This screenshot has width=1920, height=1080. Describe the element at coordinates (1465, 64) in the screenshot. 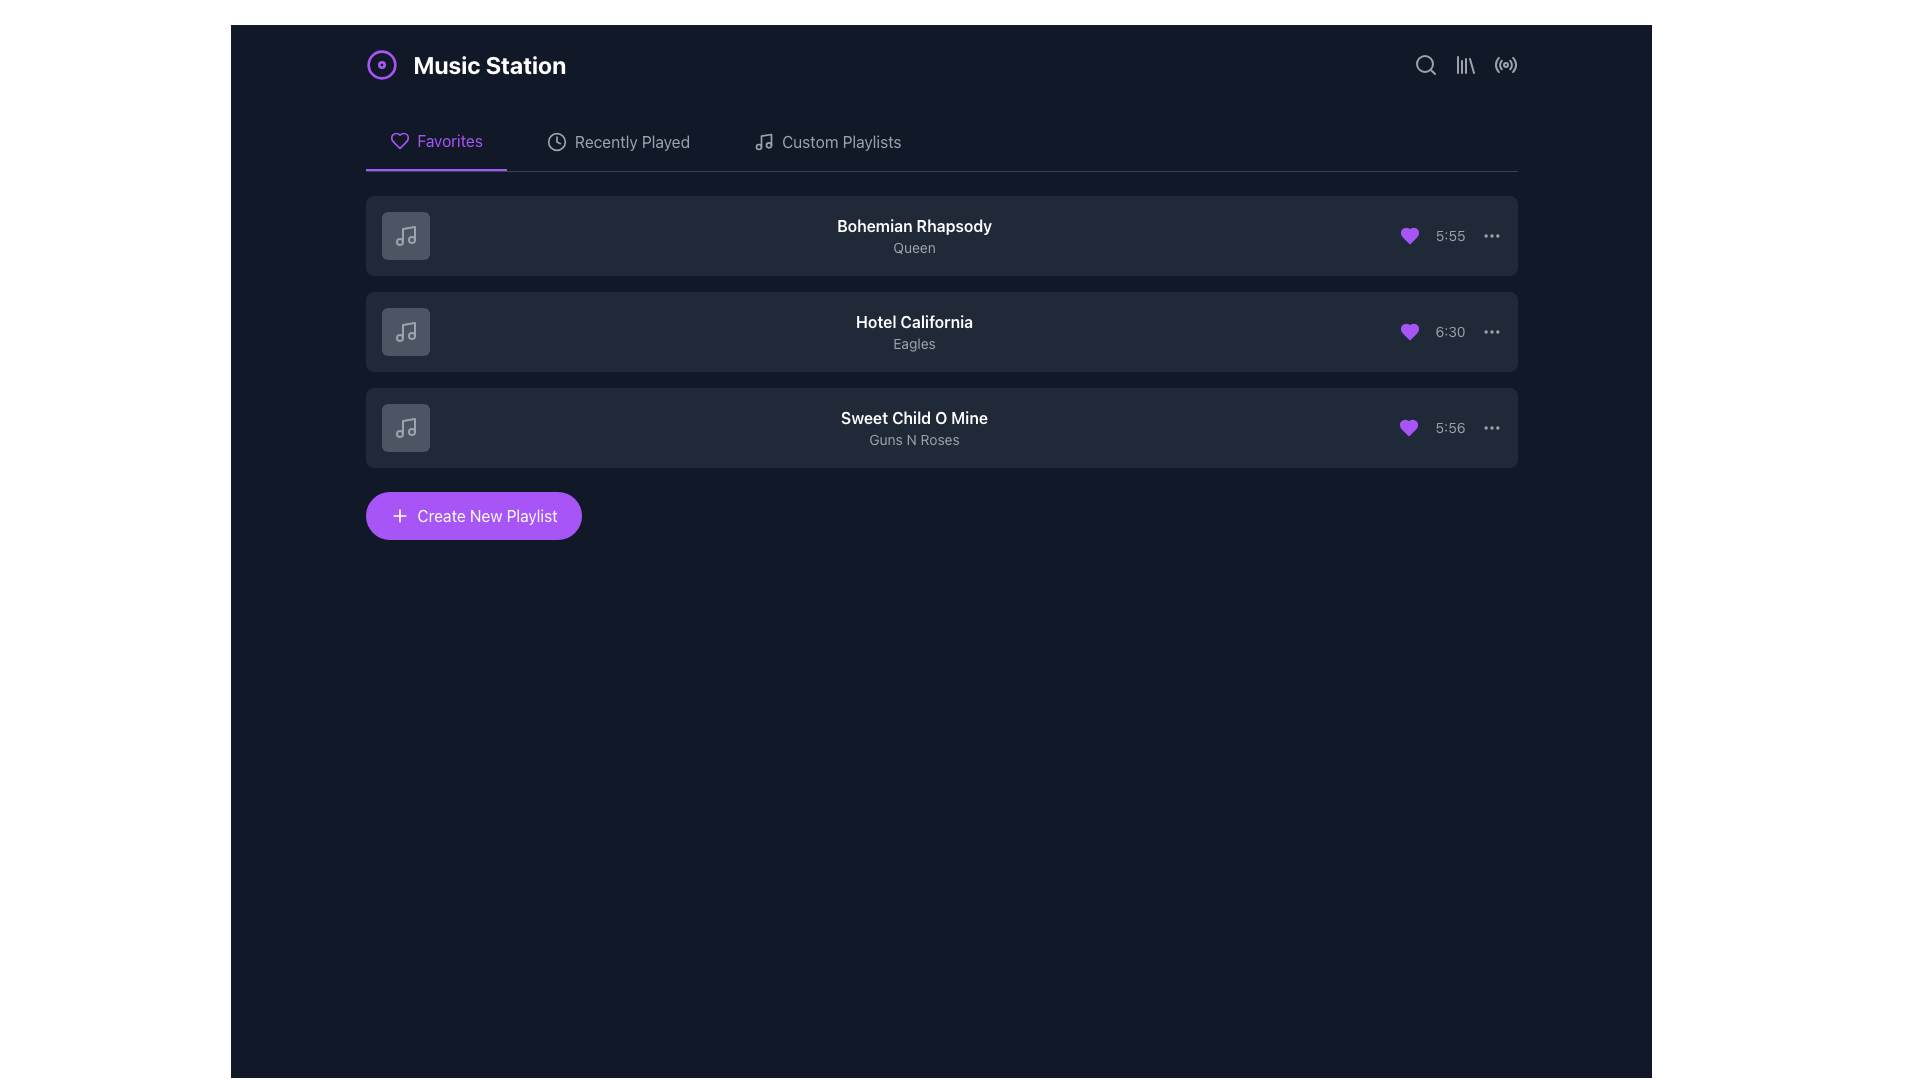

I see `the third icon from the left in the top-right corner of the application interface, which resembles a set of vertical bars leaning slightly to the right` at that location.